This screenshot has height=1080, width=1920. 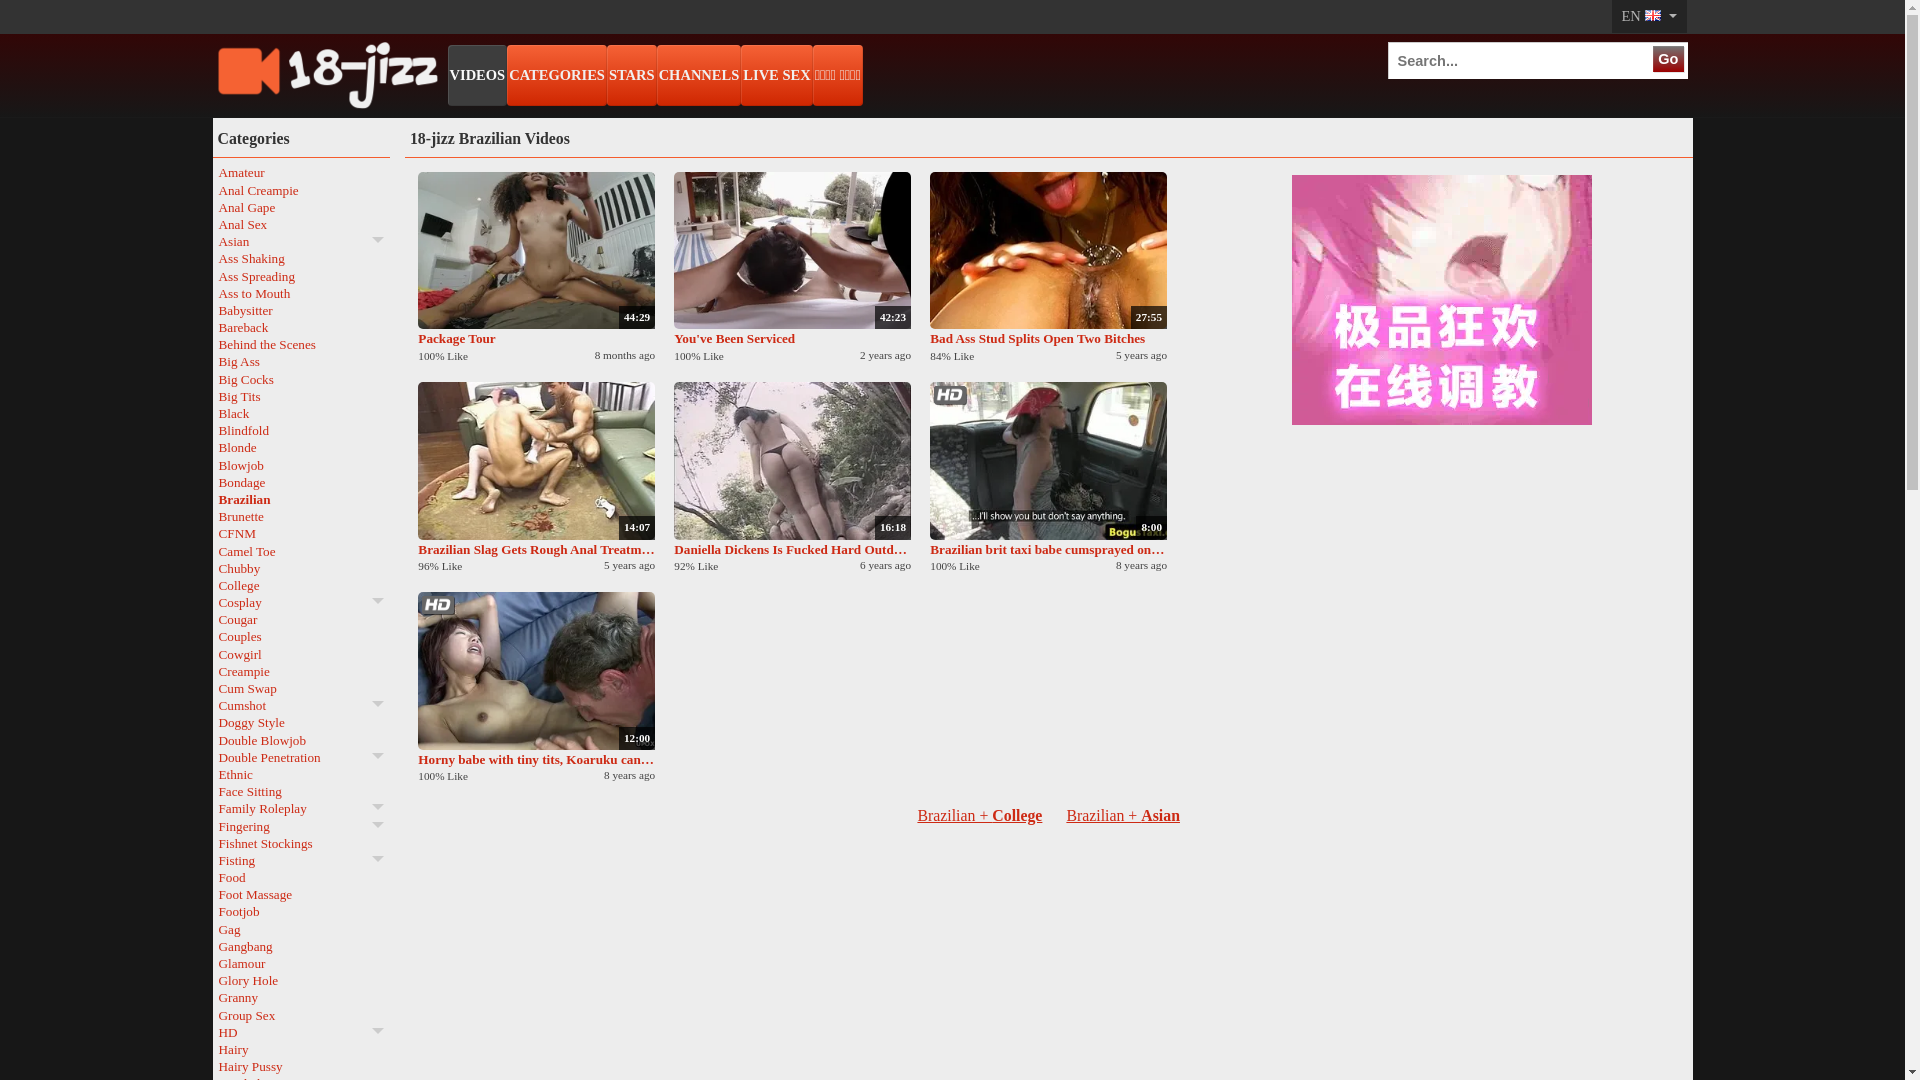 What do you see at coordinates (217, 276) in the screenshot?
I see `'Ass Spreading'` at bounding box center [217, 276].